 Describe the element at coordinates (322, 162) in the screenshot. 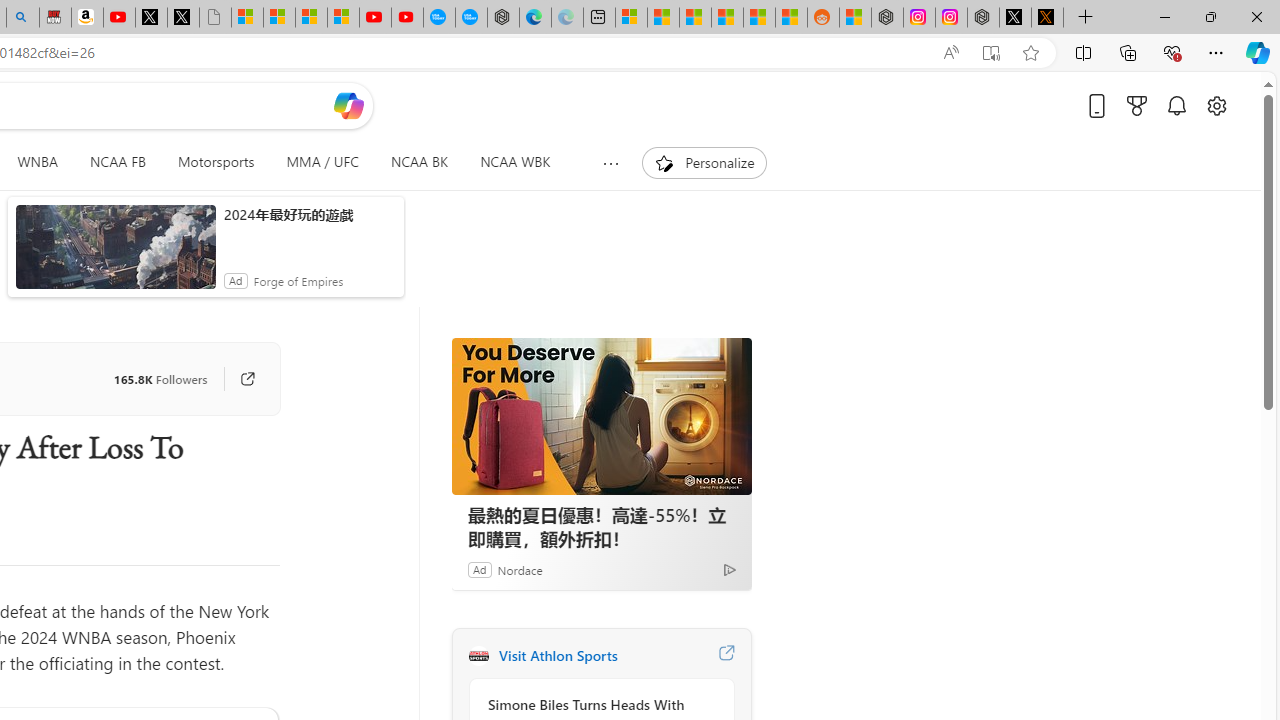

I see `'MMA / UFC'` at that location.